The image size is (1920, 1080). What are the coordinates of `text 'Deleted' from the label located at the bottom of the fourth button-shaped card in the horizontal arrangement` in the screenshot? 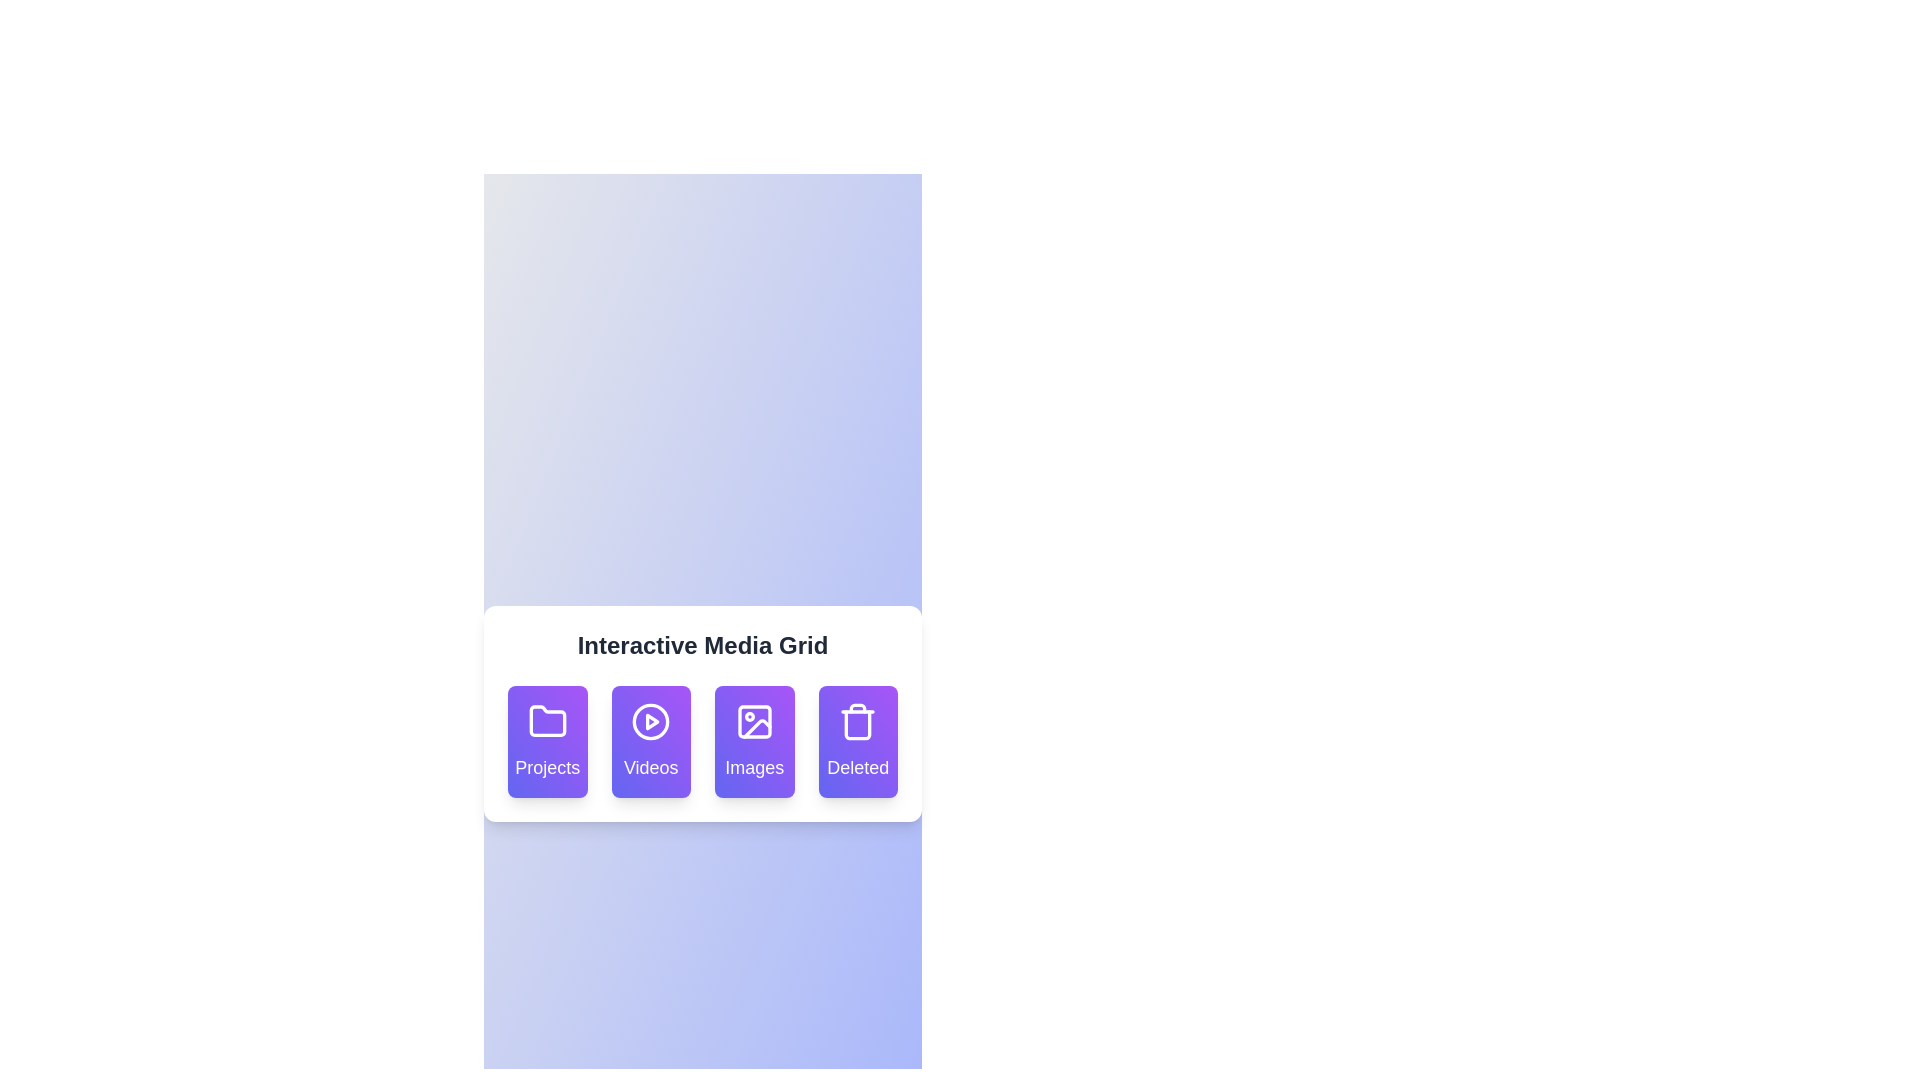 It's located at (858, 766).